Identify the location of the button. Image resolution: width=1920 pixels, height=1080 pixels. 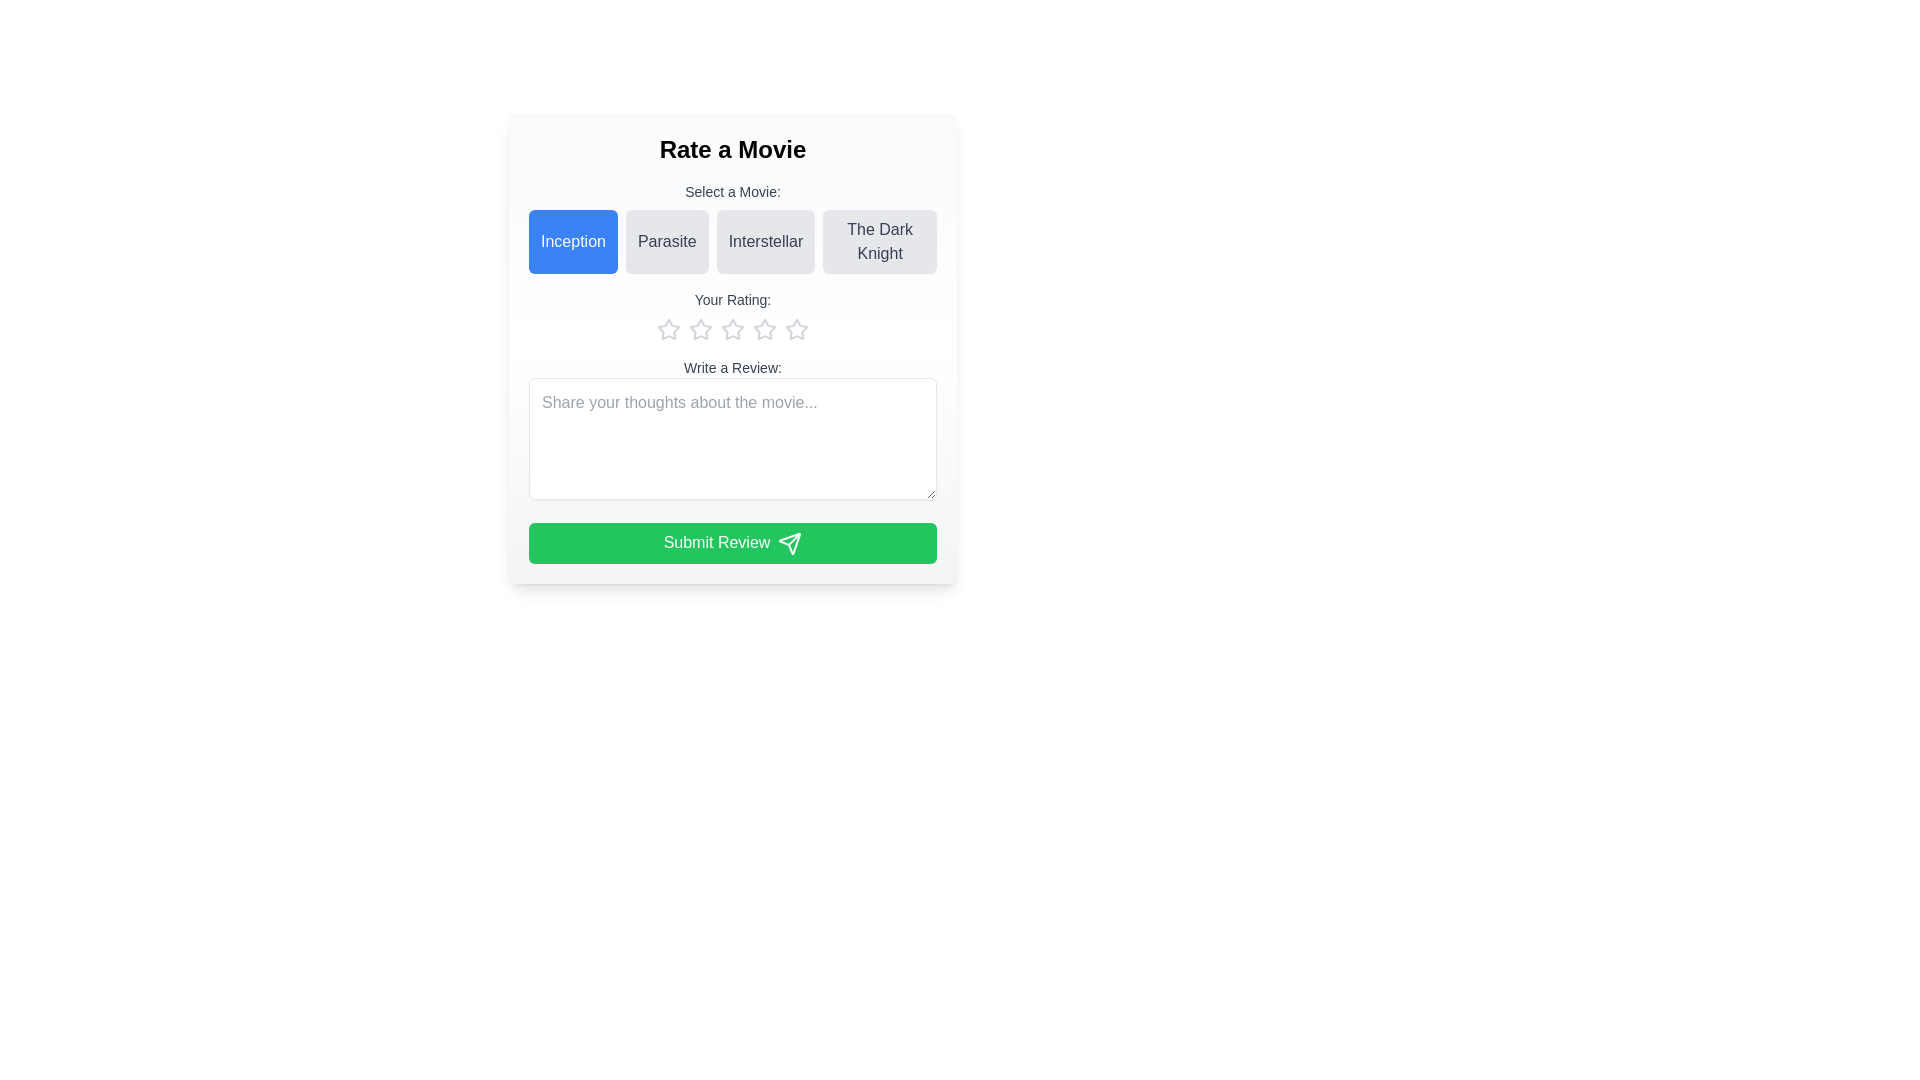
(765, 241).